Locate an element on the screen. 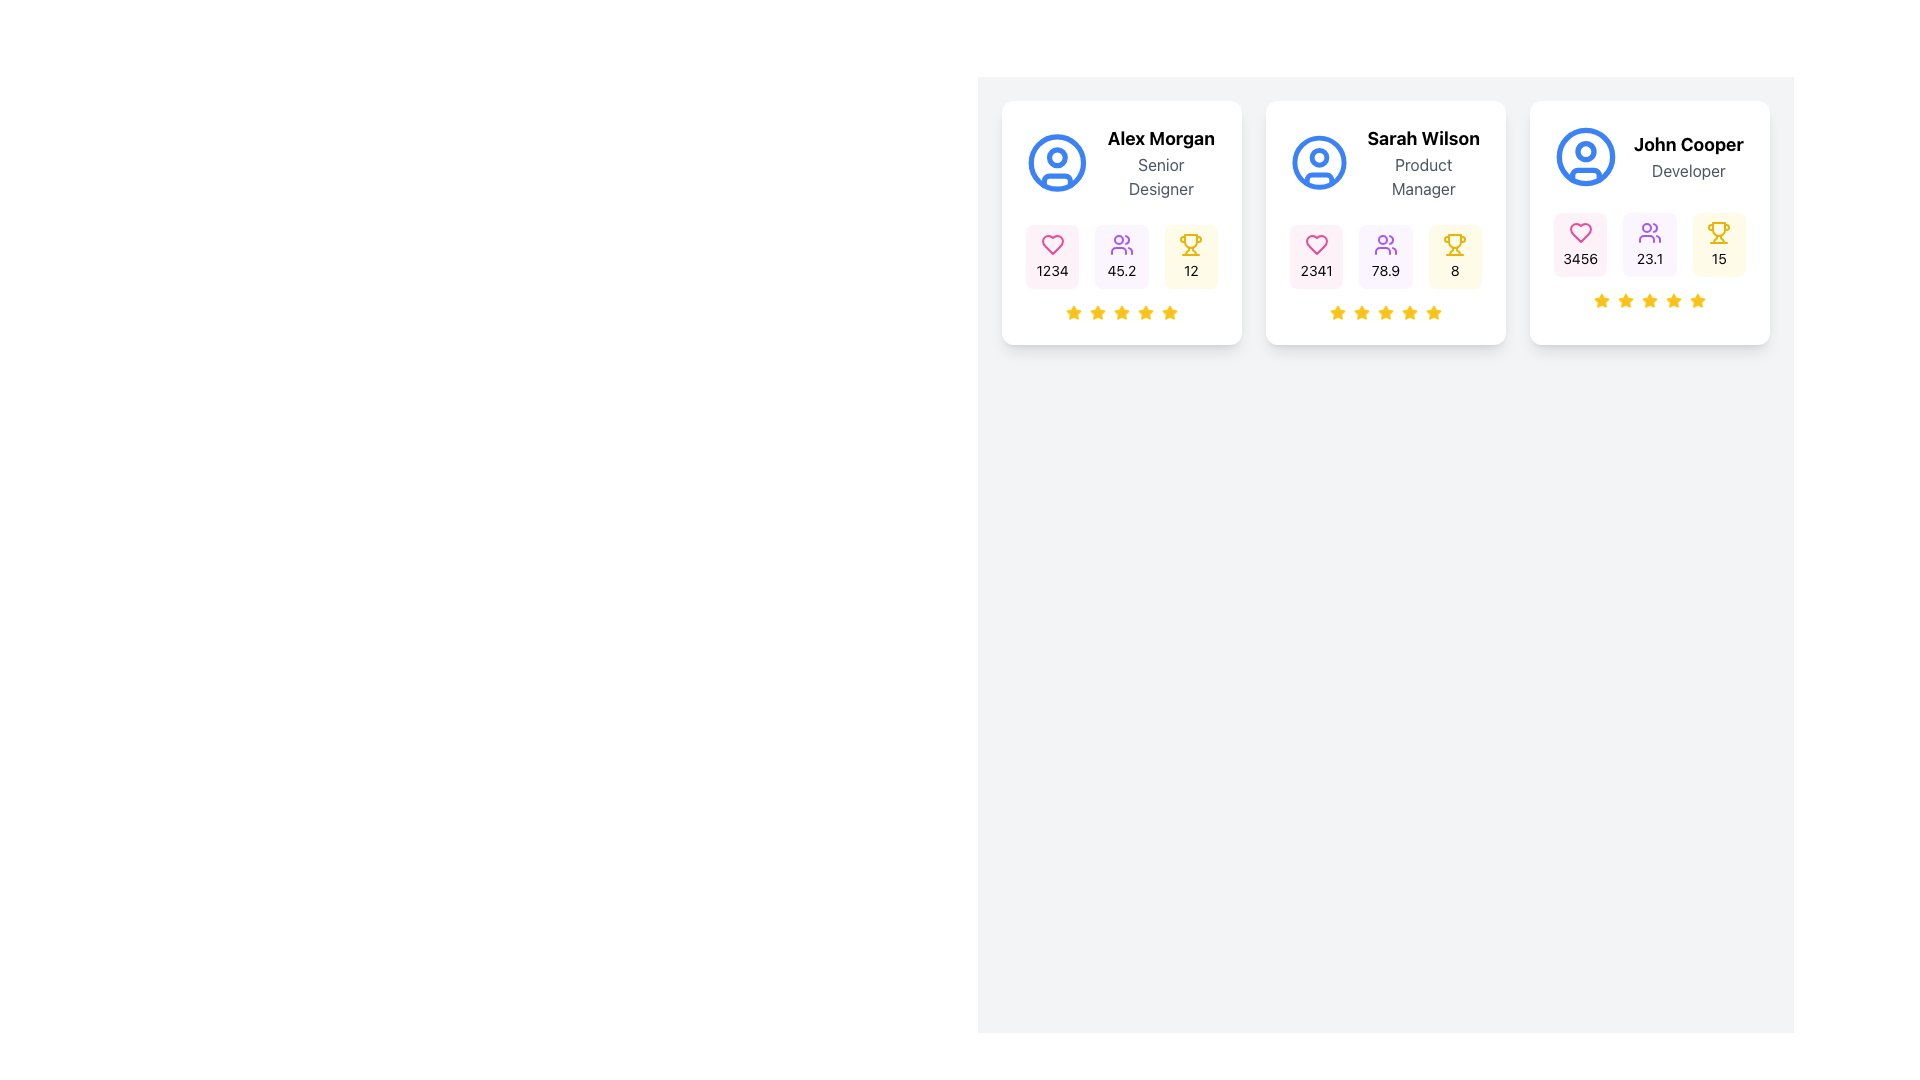  the sixth star icon representing a rating for the user profile of John Cooper is located at coordinates (1673, 300).